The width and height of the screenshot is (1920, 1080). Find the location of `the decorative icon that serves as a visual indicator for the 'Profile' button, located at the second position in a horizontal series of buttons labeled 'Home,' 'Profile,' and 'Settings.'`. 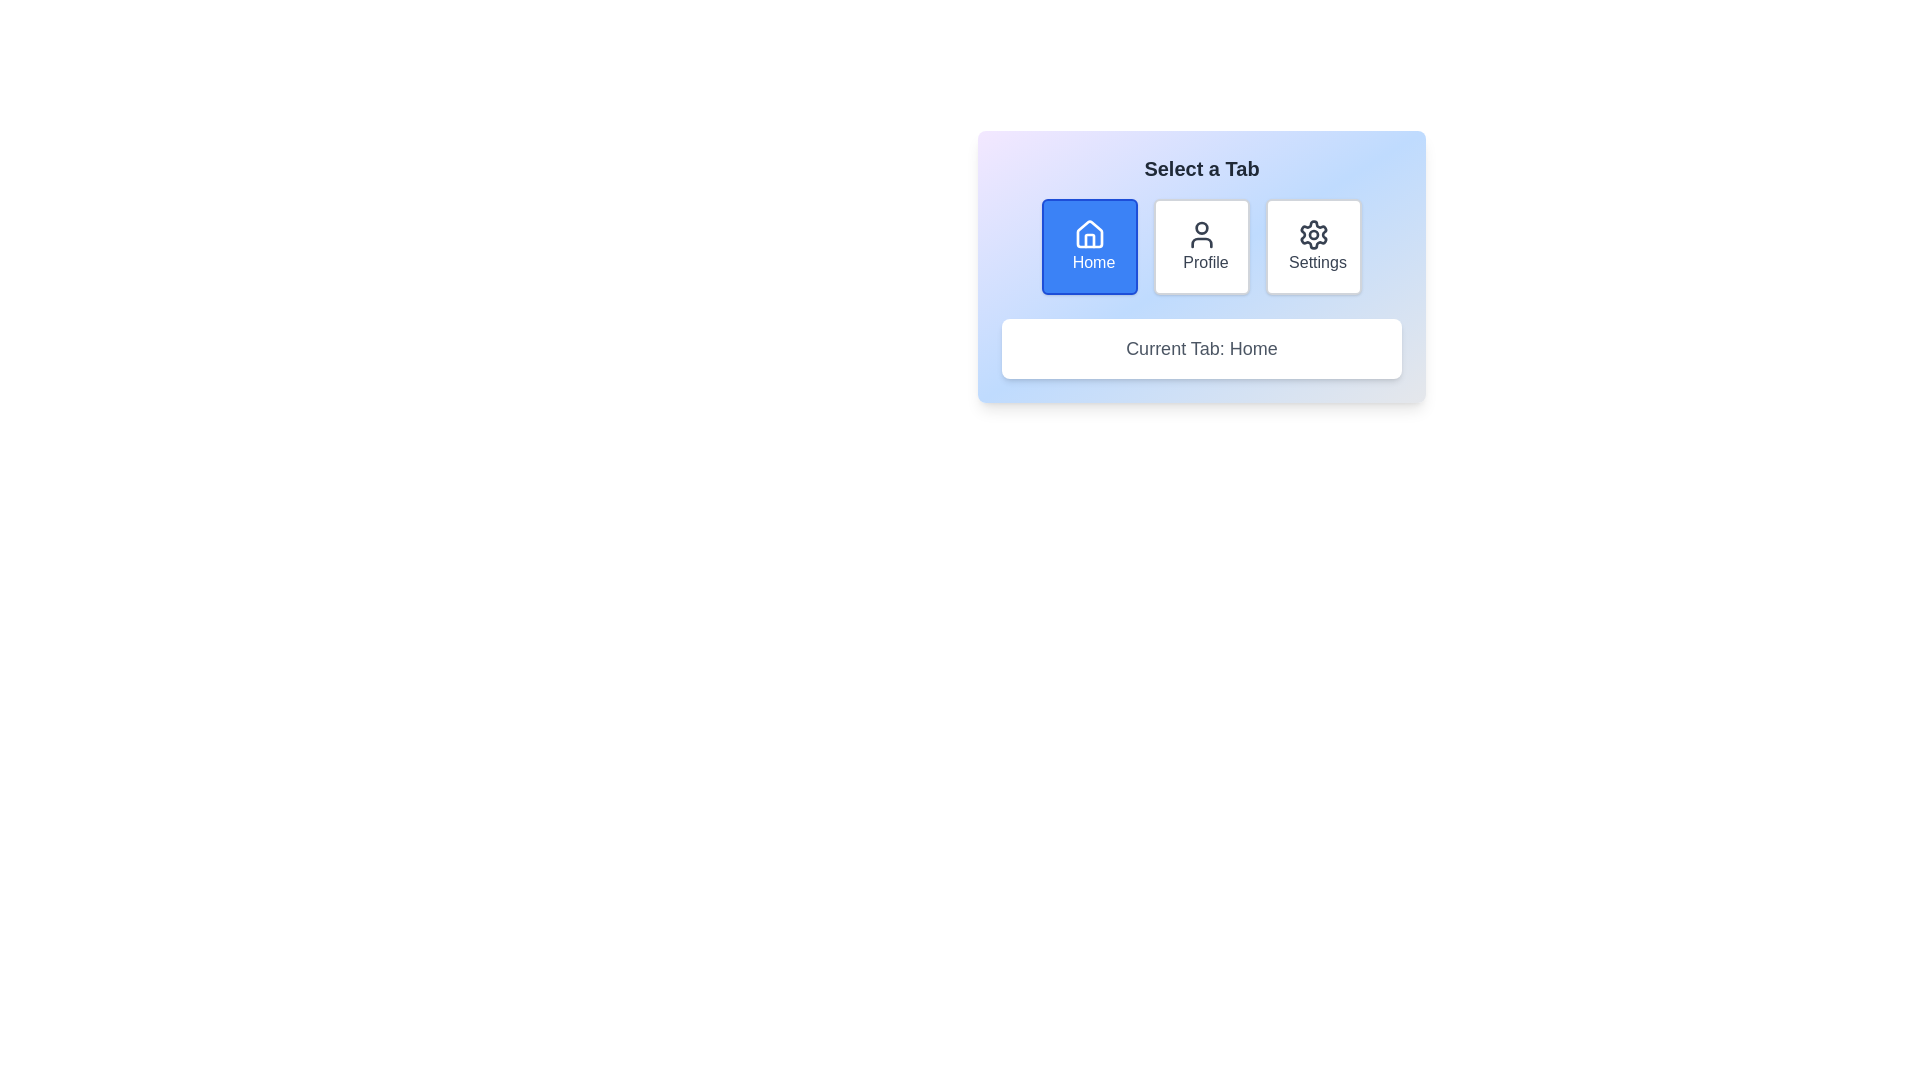

the decorative icon that serves as a visual indicator for the 'Profile' button, located at the second position in a horizontal series of buttons labeled 'Home,' 'Profile,' and 'Settings.' is located at coordinates (1200, 234).